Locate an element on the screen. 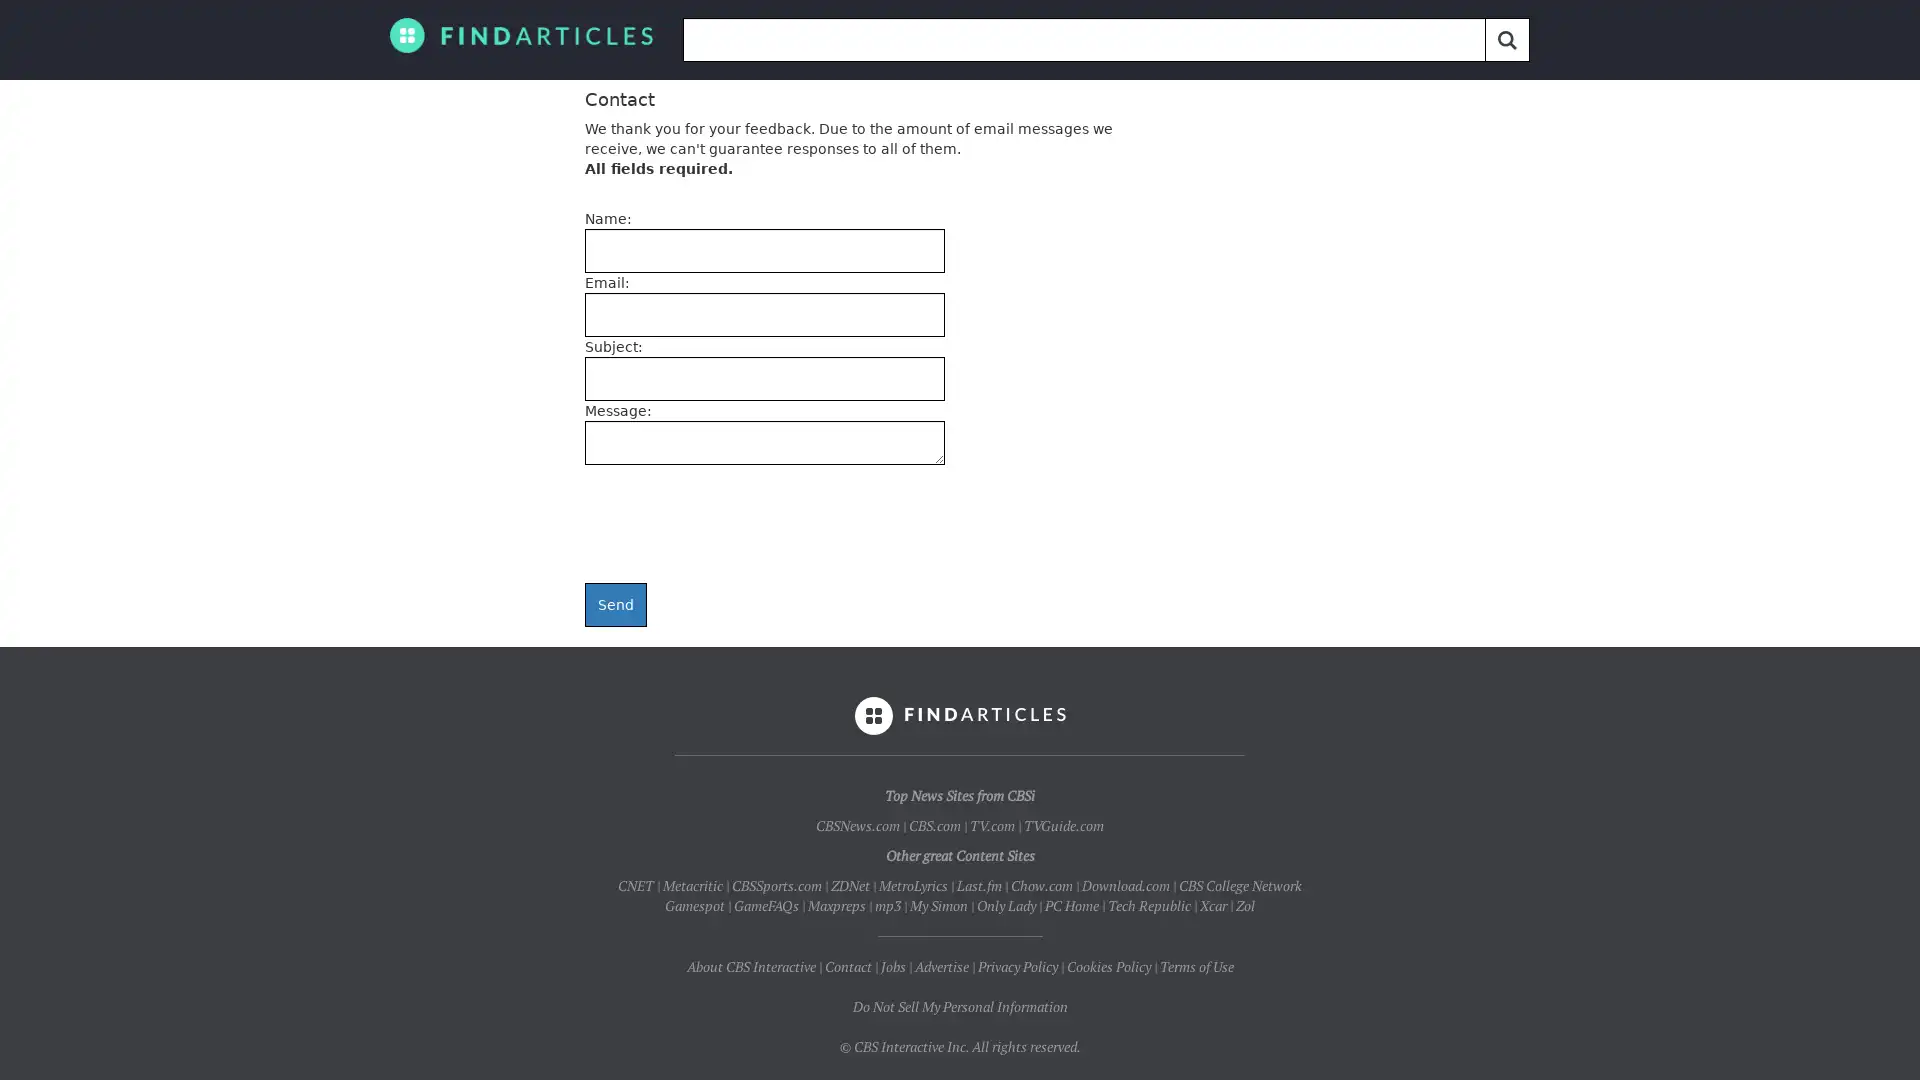  Go is located at coordinates (1507, 39).